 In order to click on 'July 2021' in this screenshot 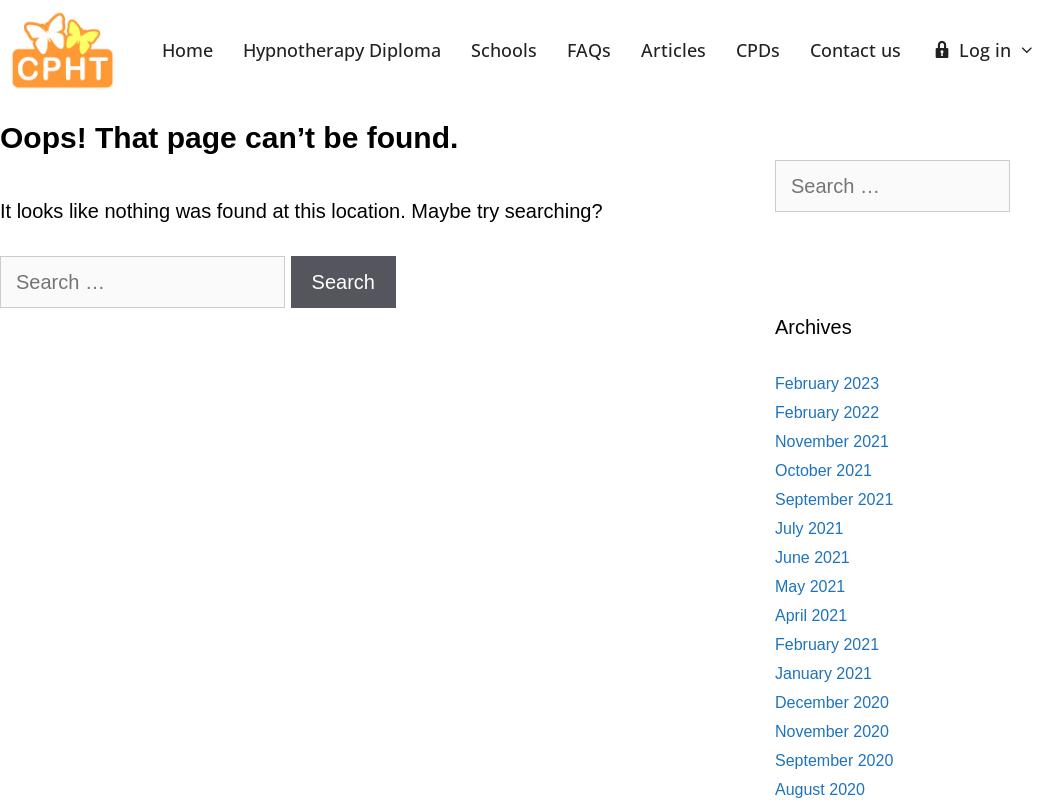, I will do `click(808, 527)`.